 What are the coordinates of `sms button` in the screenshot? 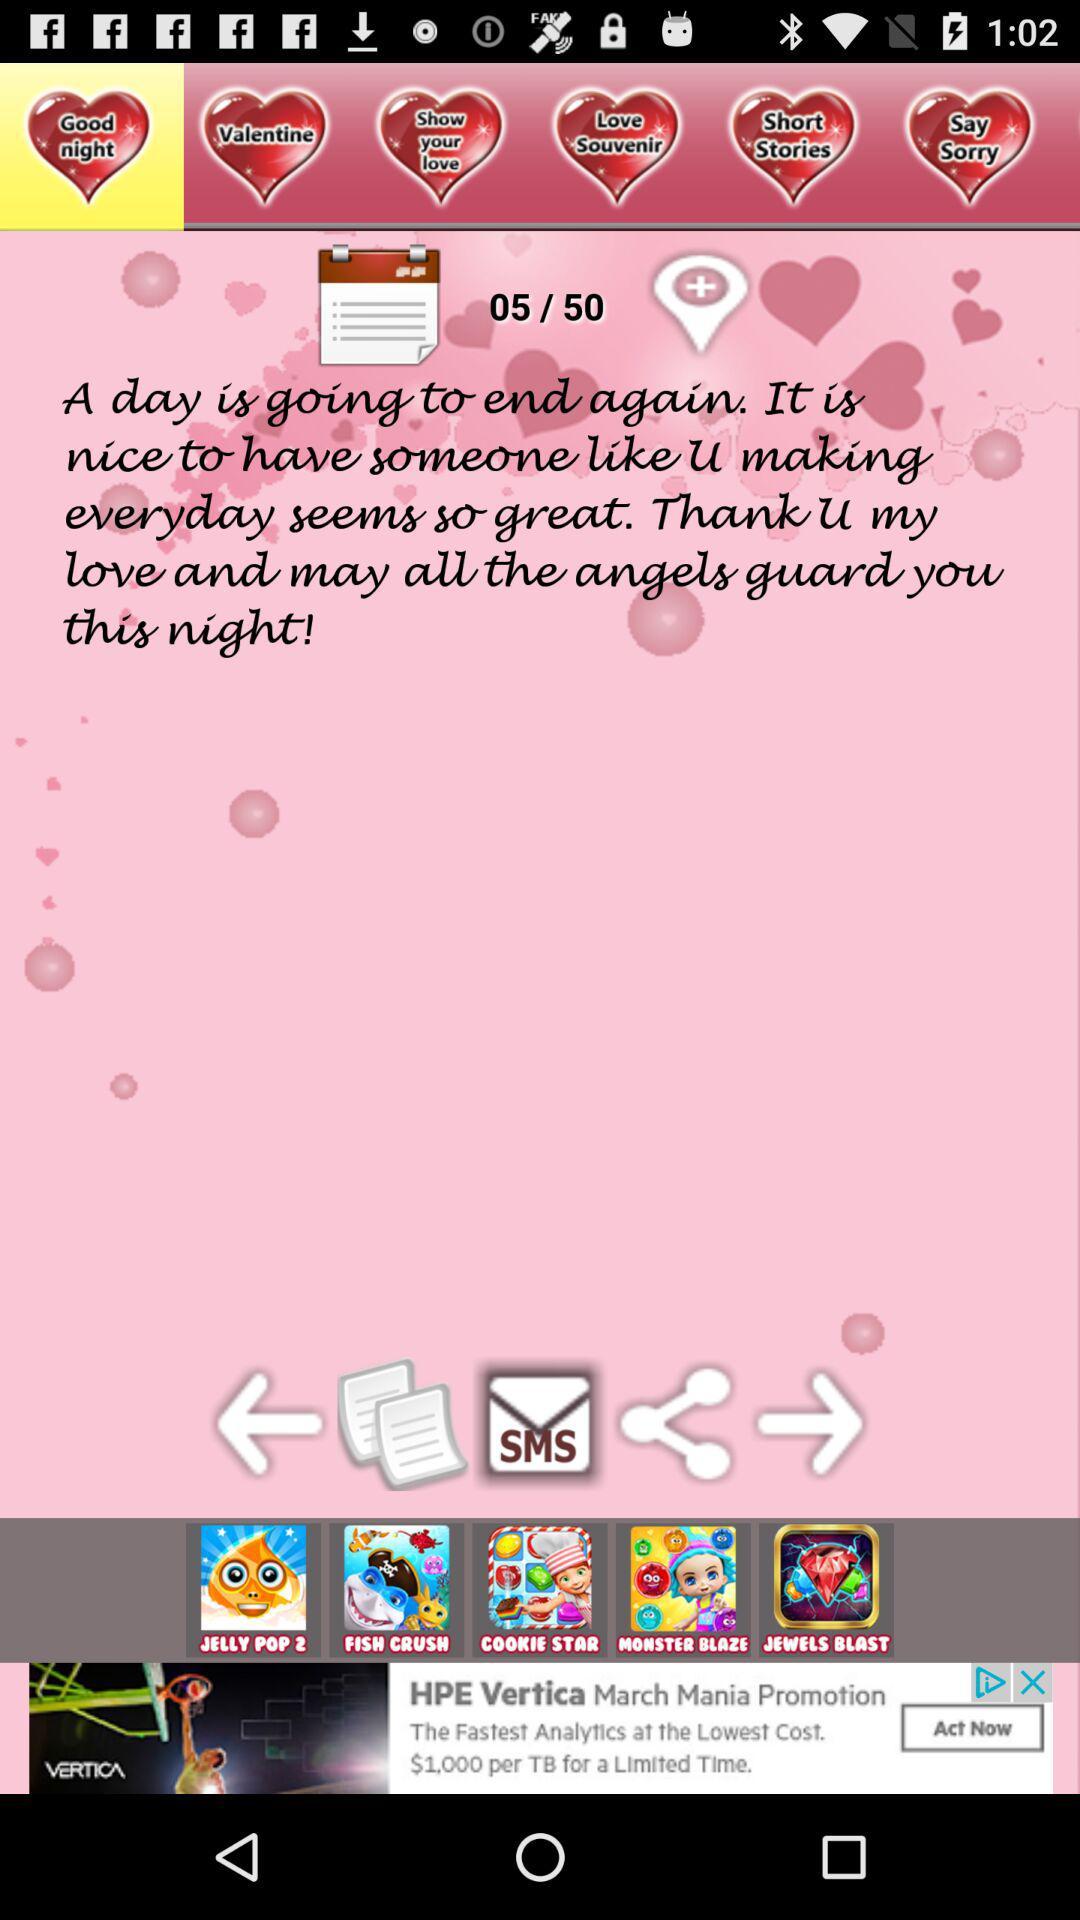 It's located at (540, 1422).